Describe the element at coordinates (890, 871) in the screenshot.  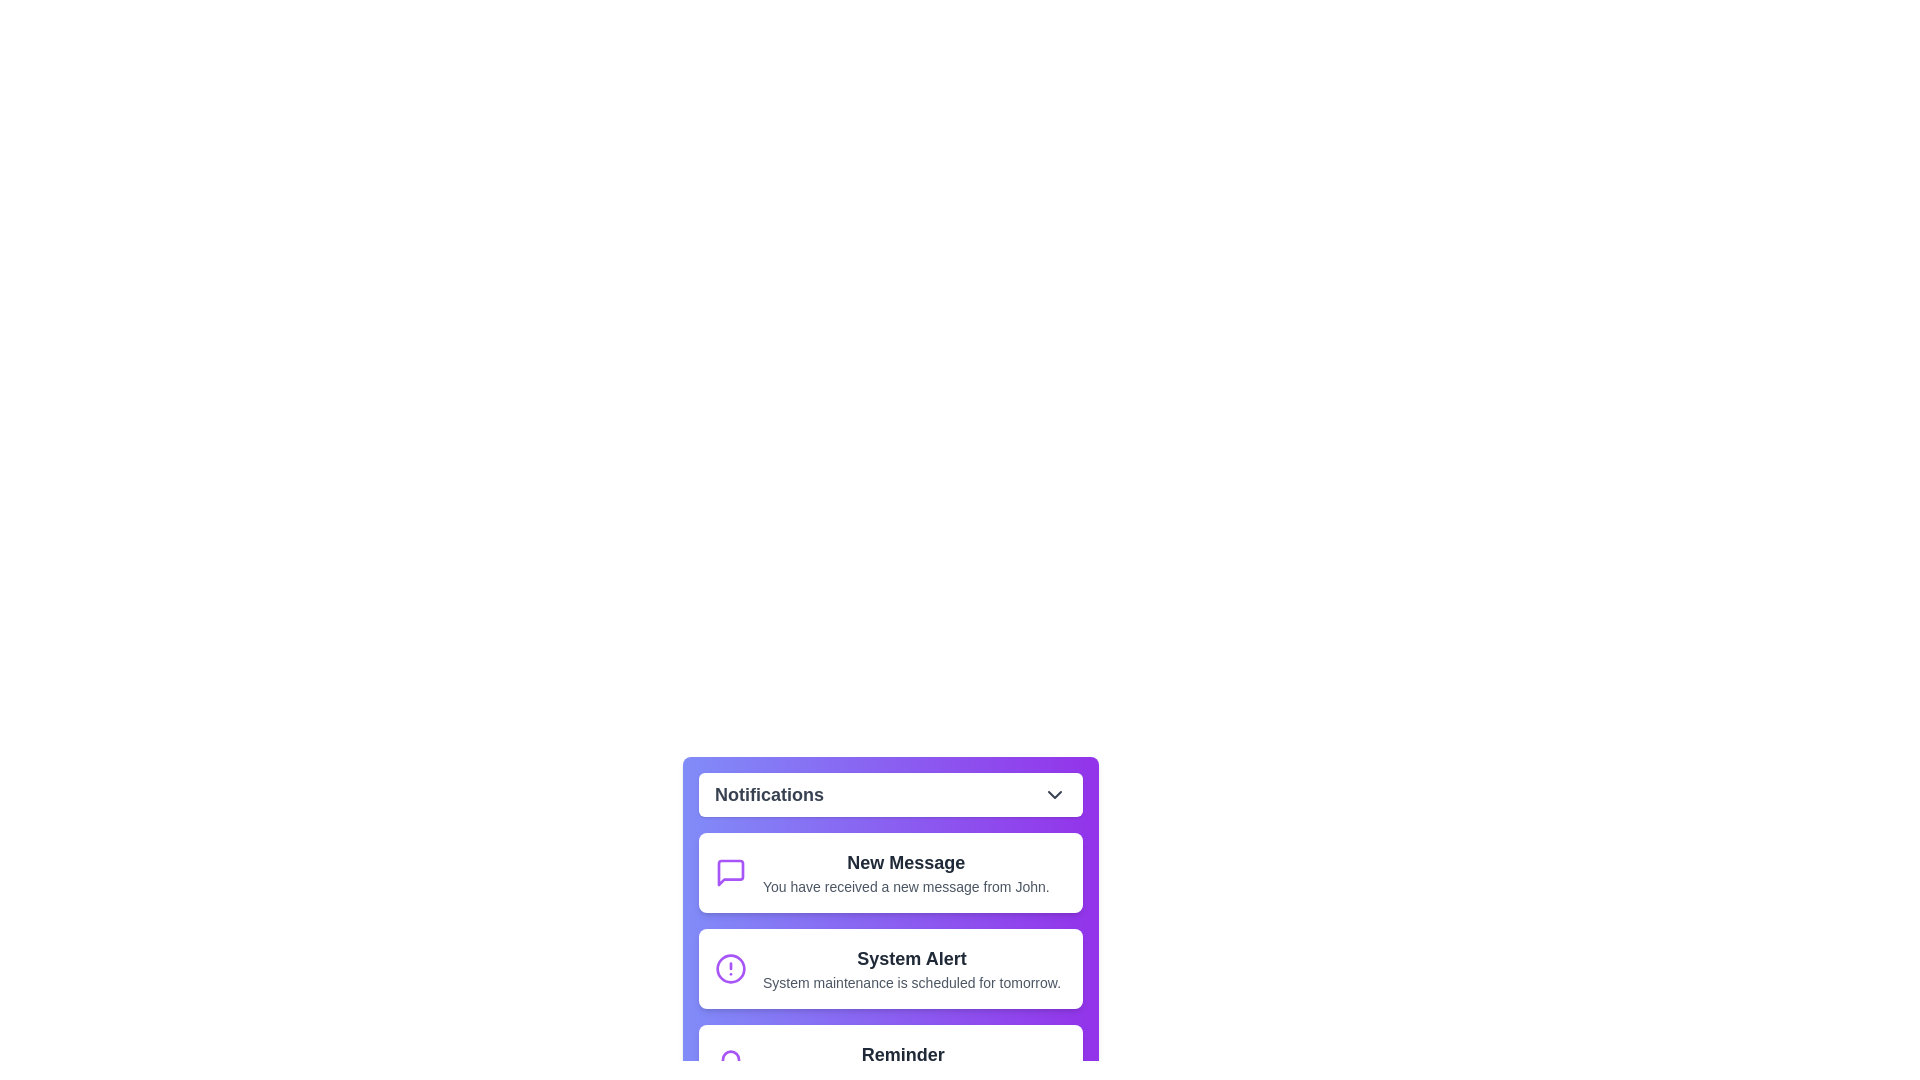
I see `the notification item with title New Message` at that location.